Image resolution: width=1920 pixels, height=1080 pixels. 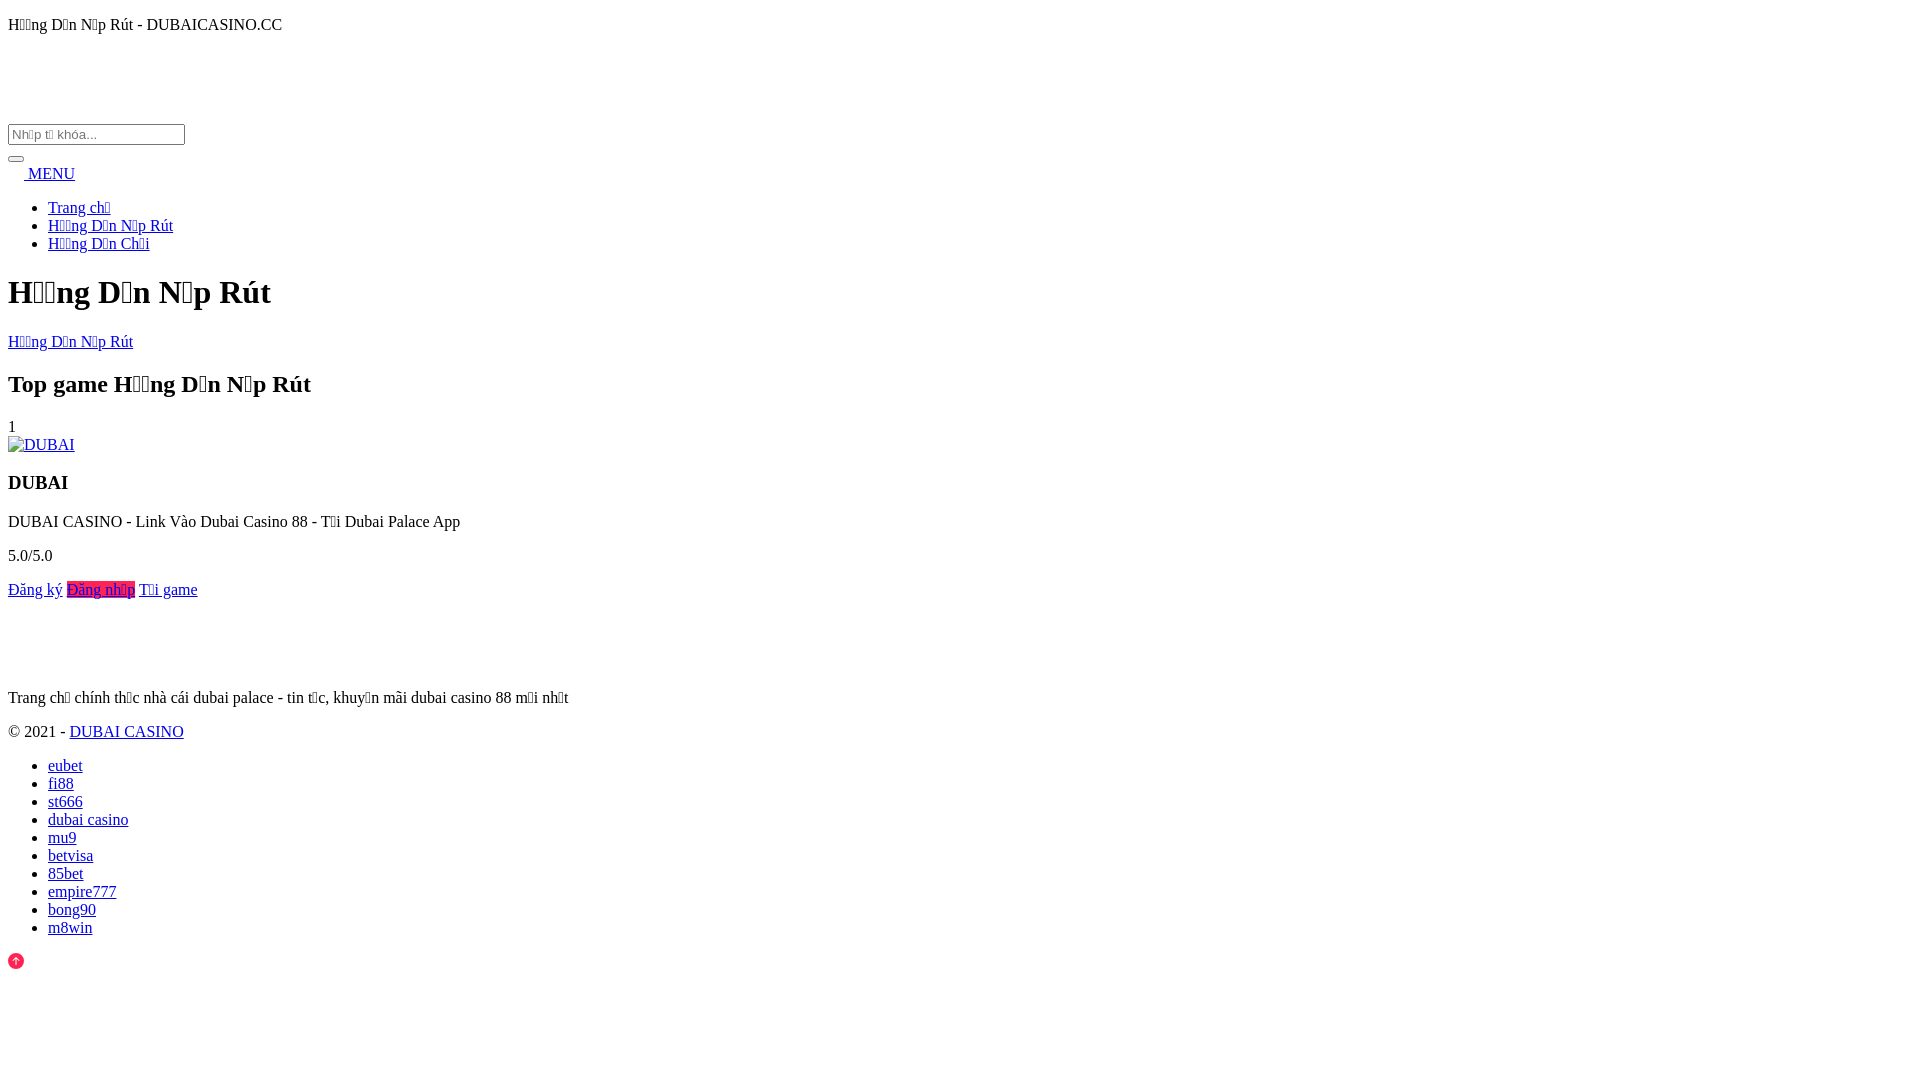 I want to click on 'dubai casino', so click(x=86, y=819).